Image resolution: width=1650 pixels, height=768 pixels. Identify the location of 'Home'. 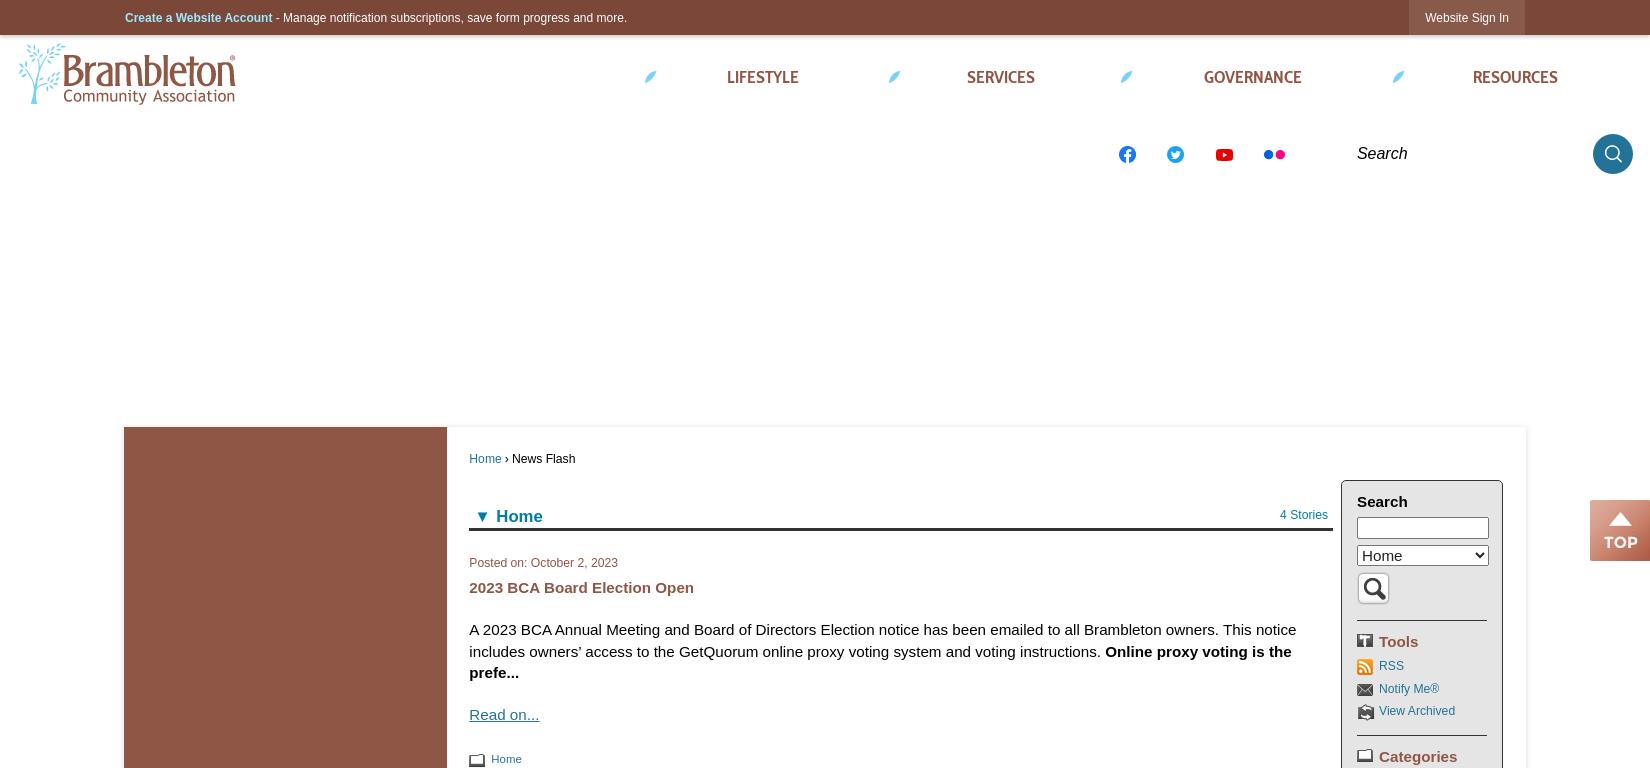
(483, 457).